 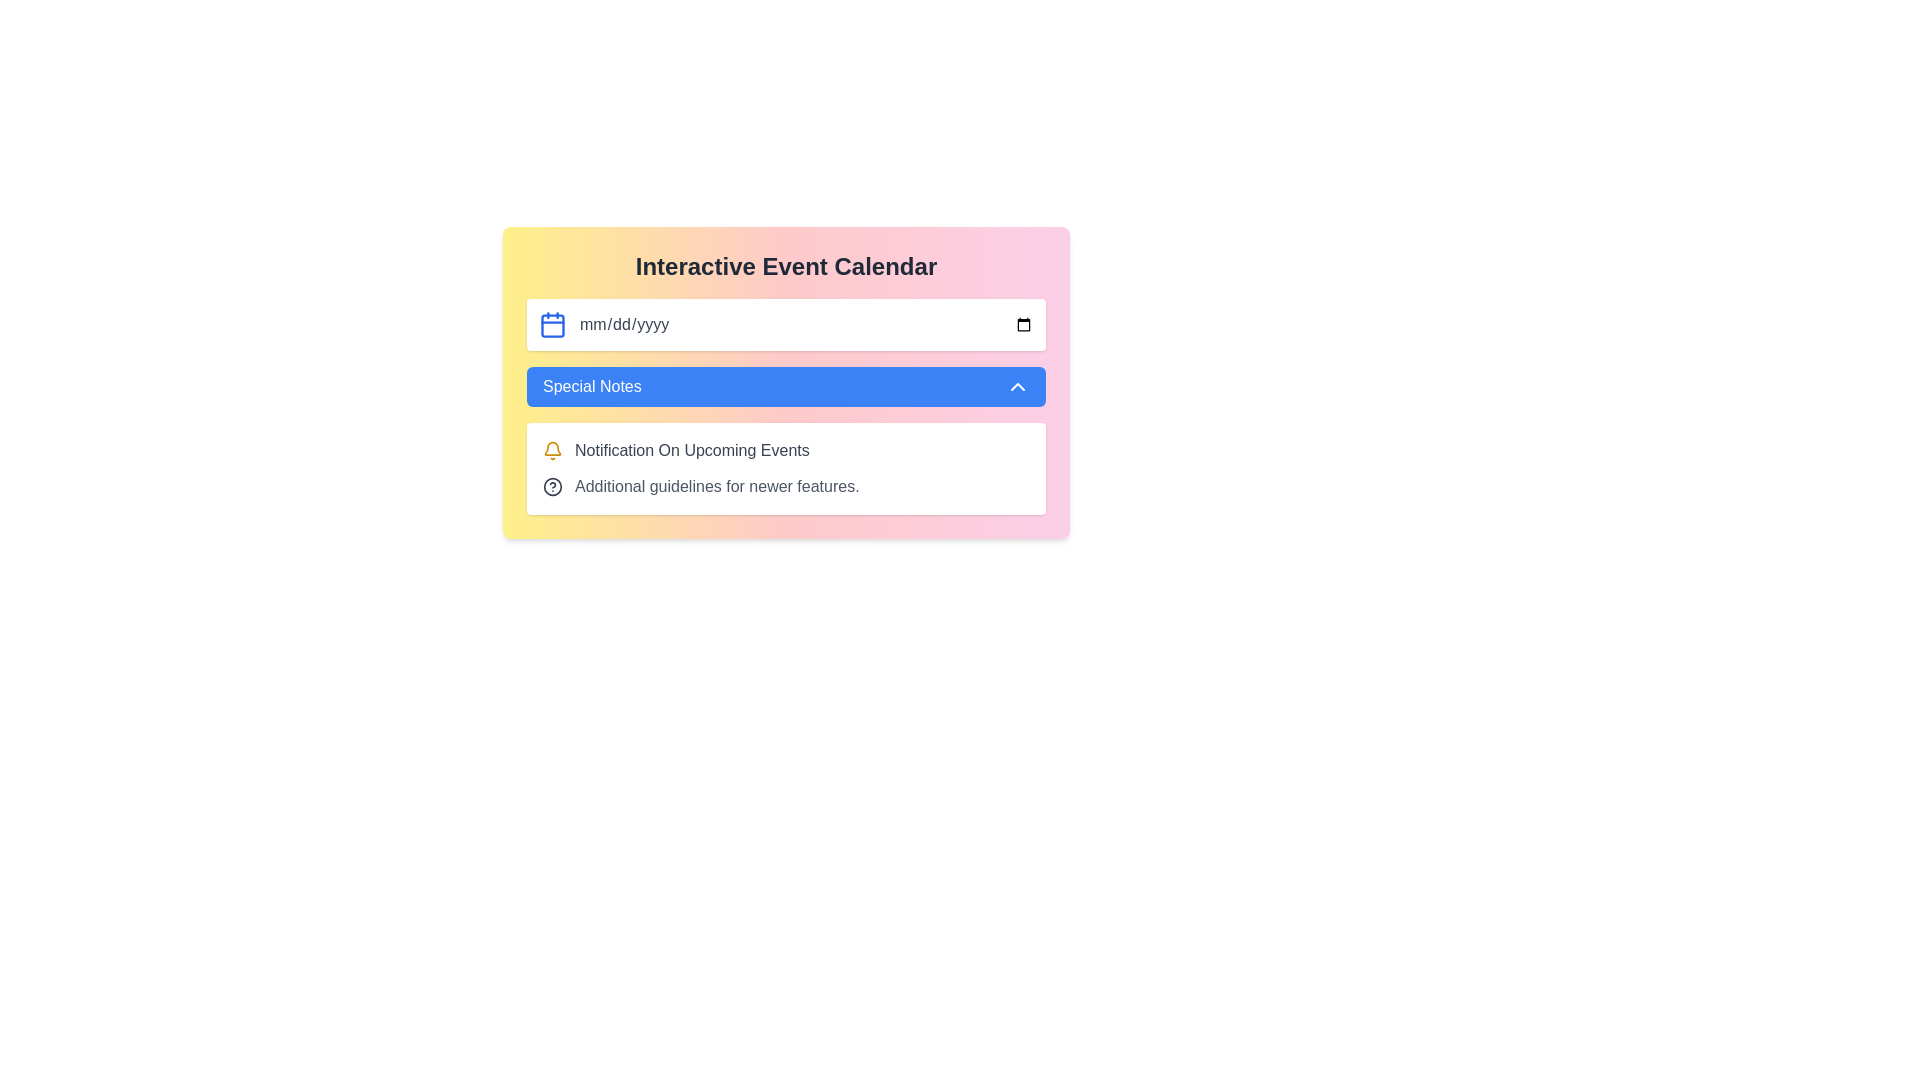 I want to click on the dropdown button located at the center of the gradient-styled interactive event calendar, so click(x=785, y=386).